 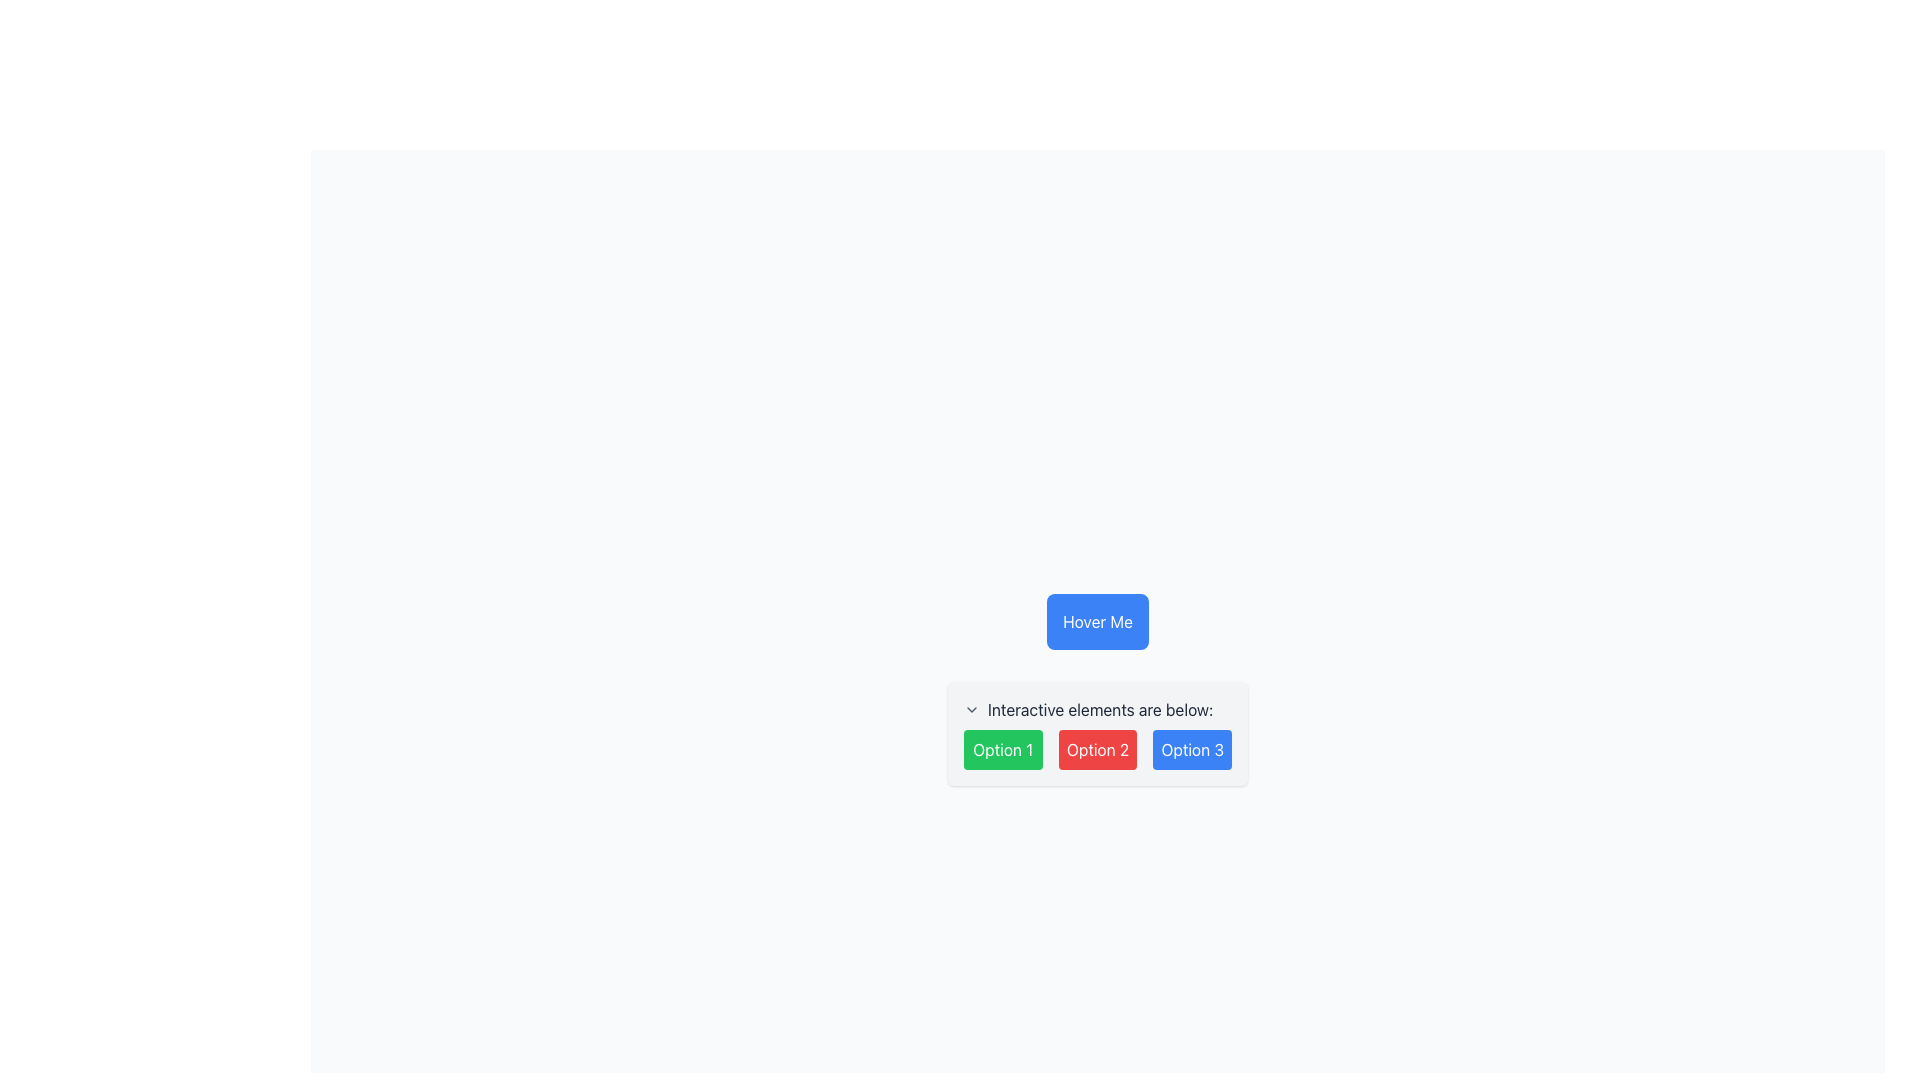 What do you see at coordinates (1097, 620) in the screenshot?
I see `the hoverable text label within the blue rounded button located above the section of three smaller buttons labeled Option 1, Option 2, and Option 3` at bounding box center [1097, 620].